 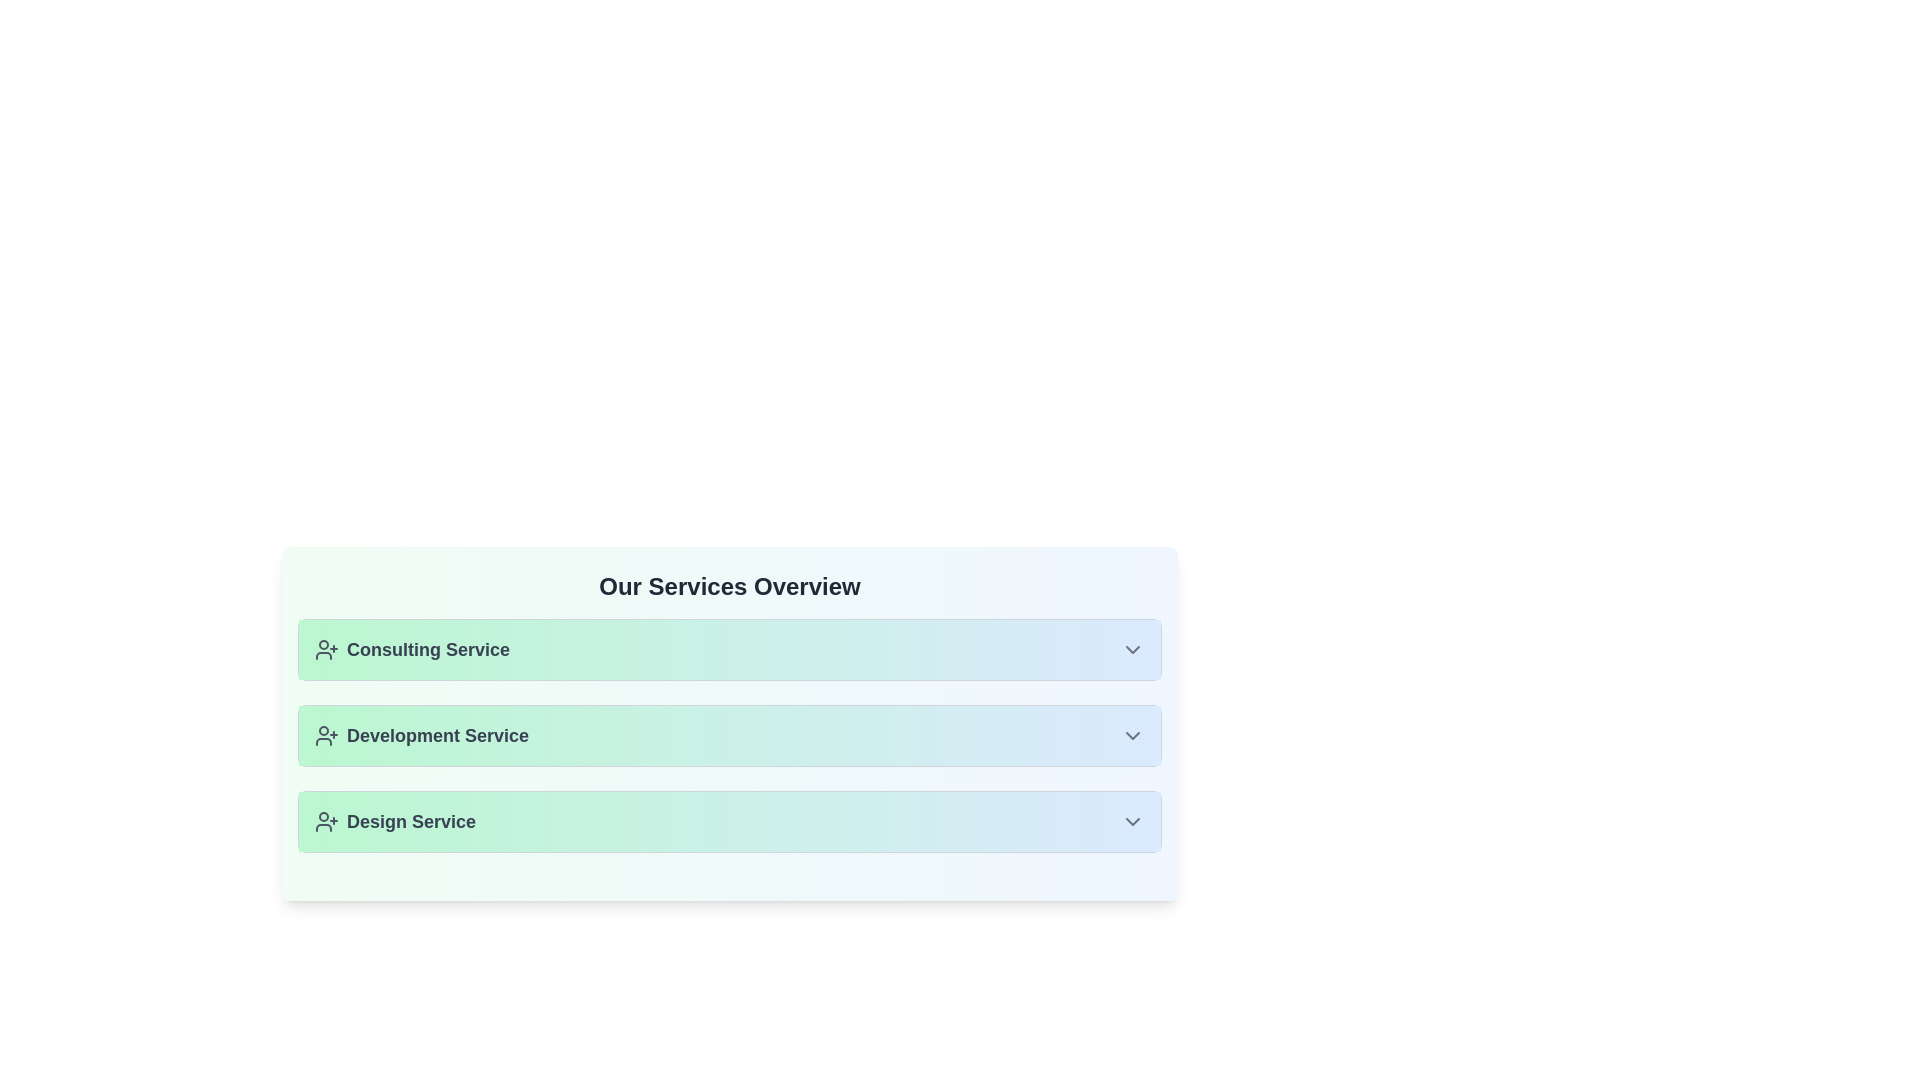 What do you see at coordinates (326, 821) in the screenshot?
I see `the 'Design Service' icon located to the left of the 'Design Service' text in the third row of the services listed under 'Our Services Overview'` at bounding box center [326, 821].